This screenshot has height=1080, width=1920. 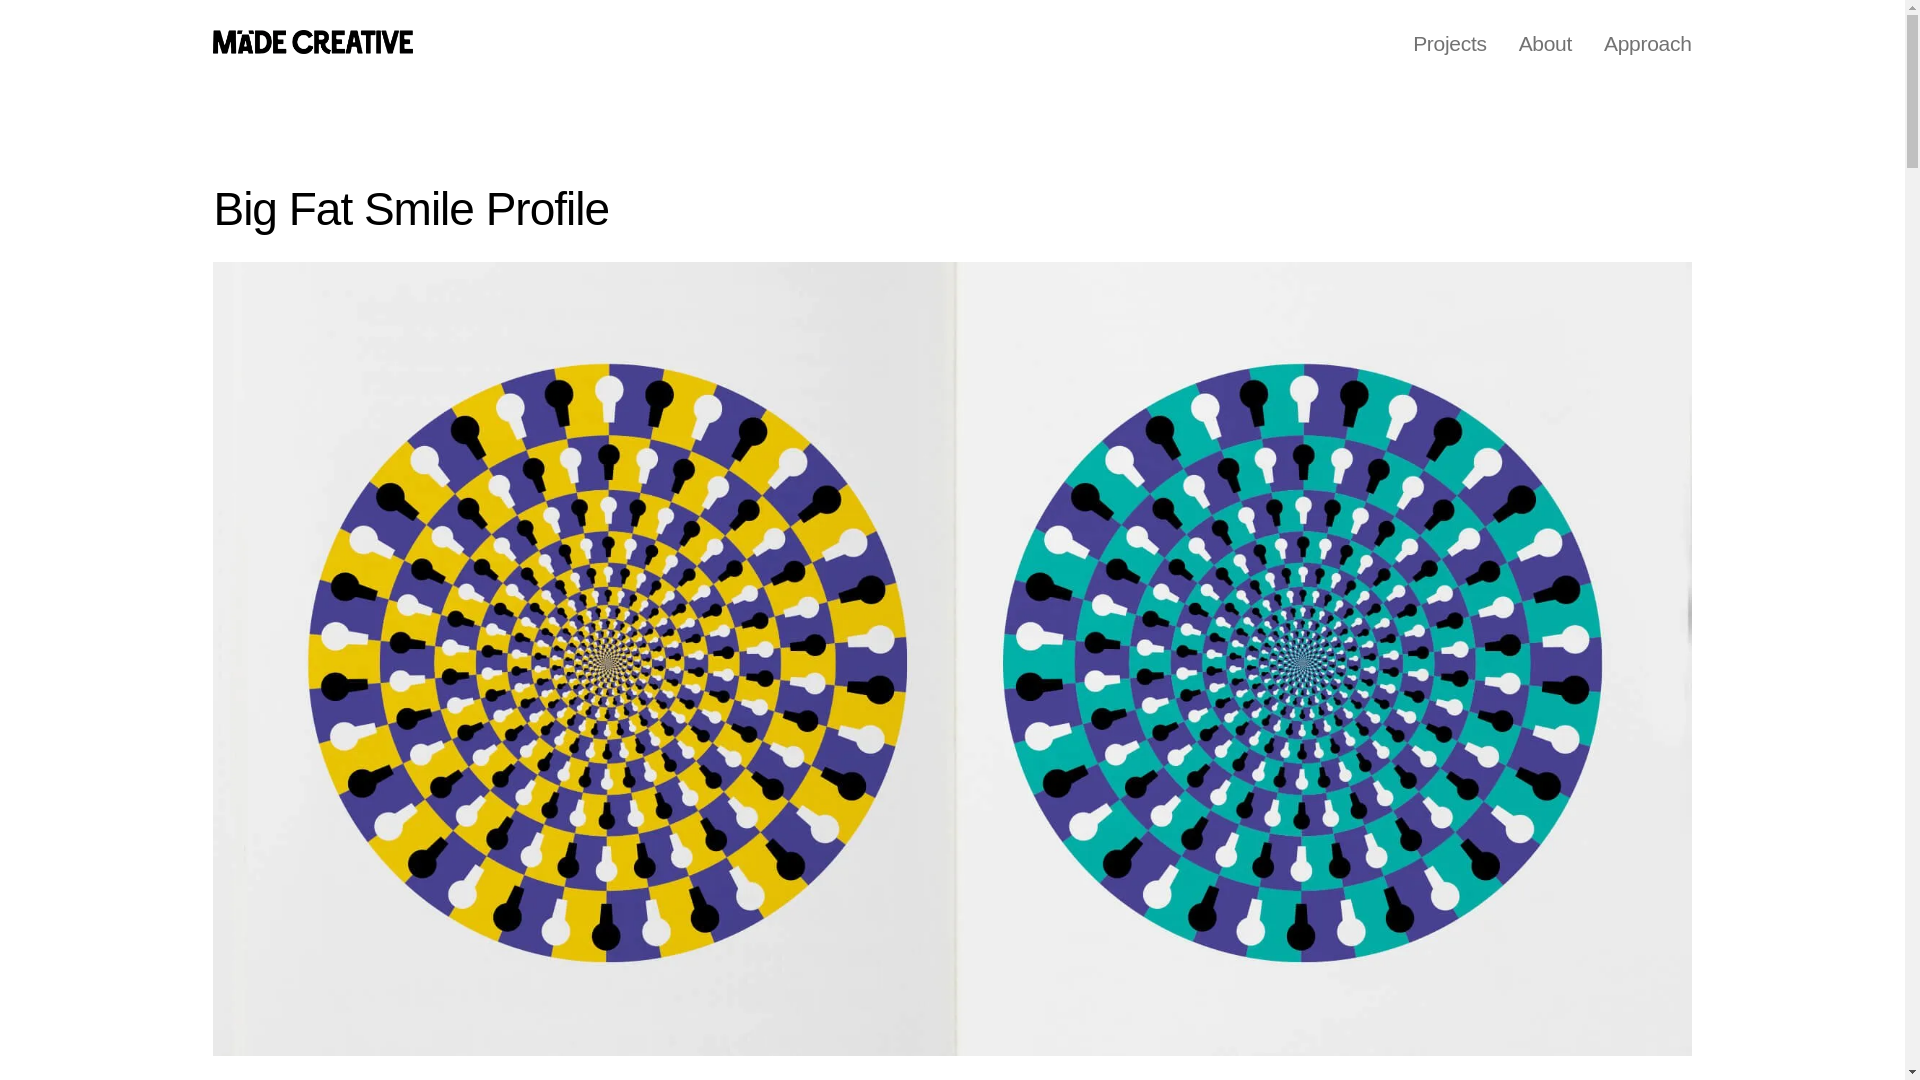 What do you see at coordinates (1640, 43) in the screenshot?
I see `'Approach'` at bounding box center [1640, 43].